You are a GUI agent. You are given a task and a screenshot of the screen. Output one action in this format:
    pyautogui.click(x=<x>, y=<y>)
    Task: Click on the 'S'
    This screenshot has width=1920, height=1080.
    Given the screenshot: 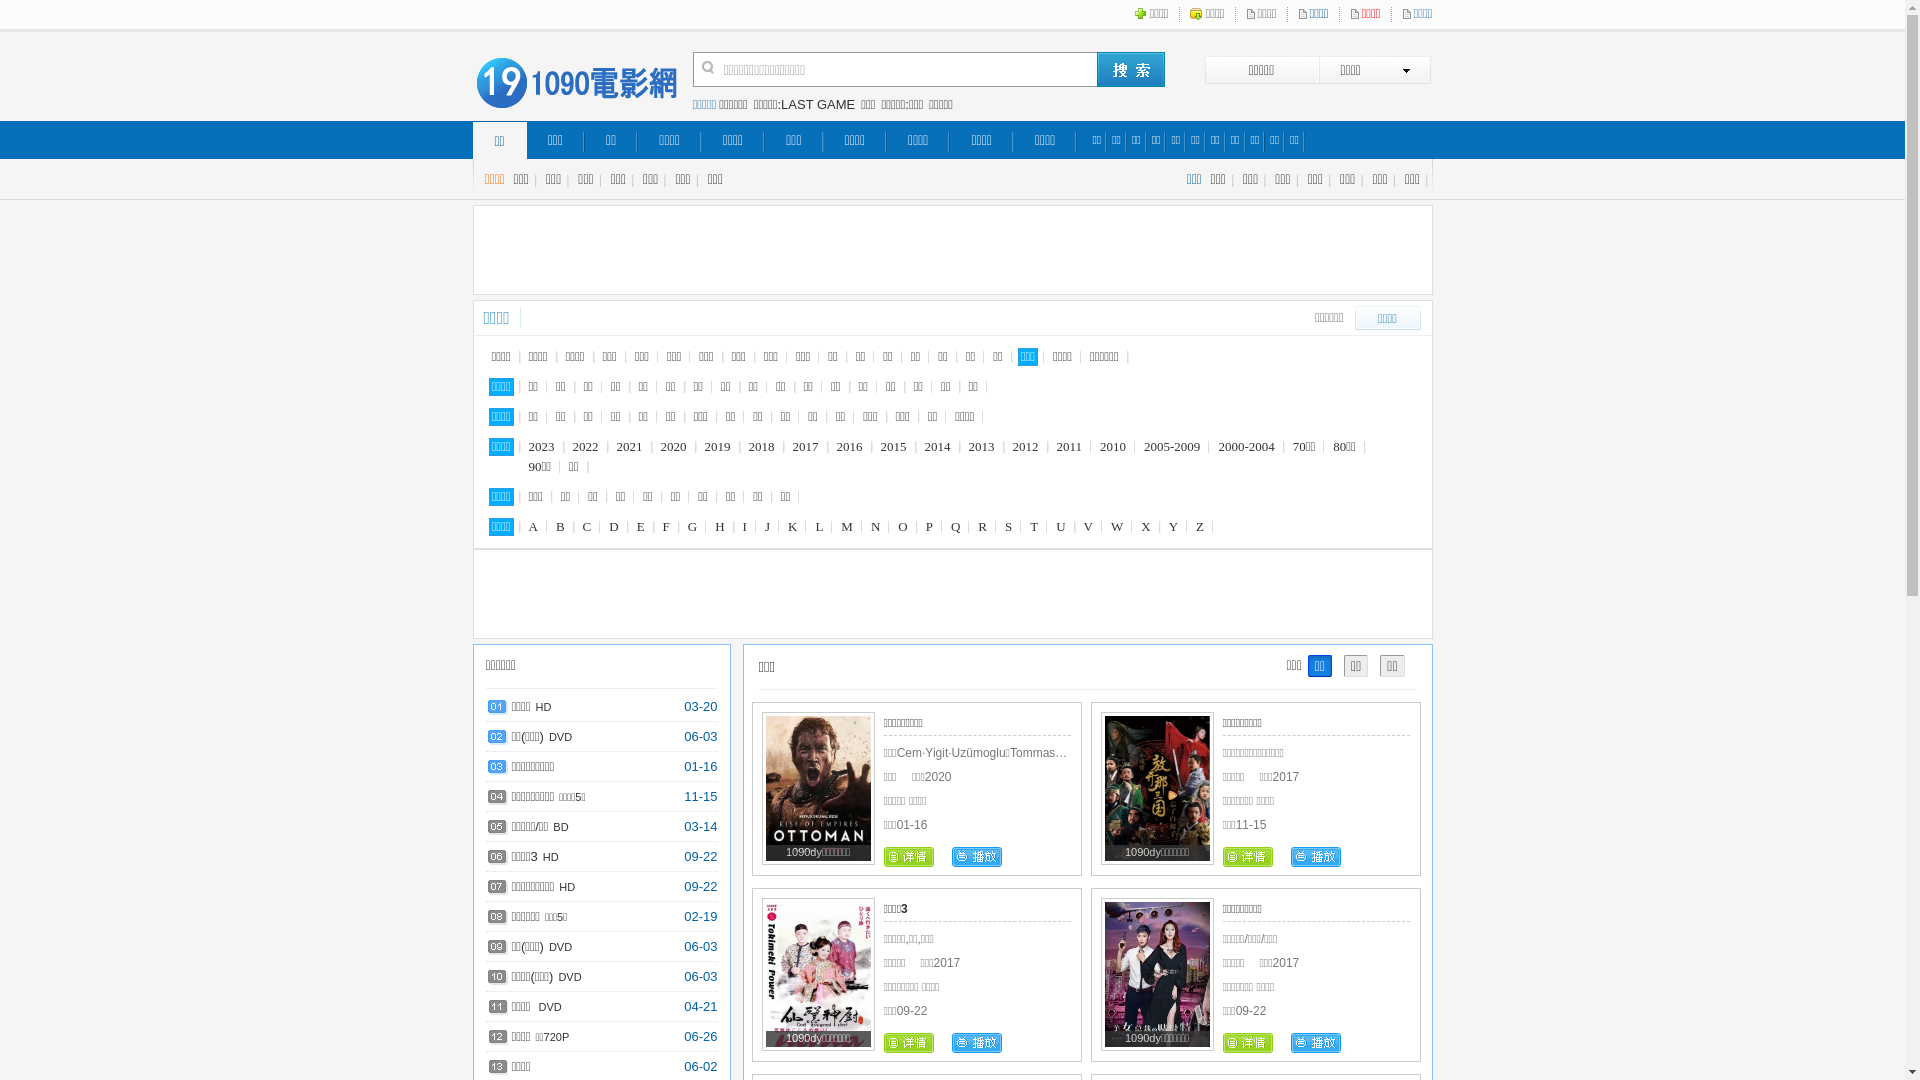 What is the action you would take?
    pyautogui.click(x=1008, y=526)
    